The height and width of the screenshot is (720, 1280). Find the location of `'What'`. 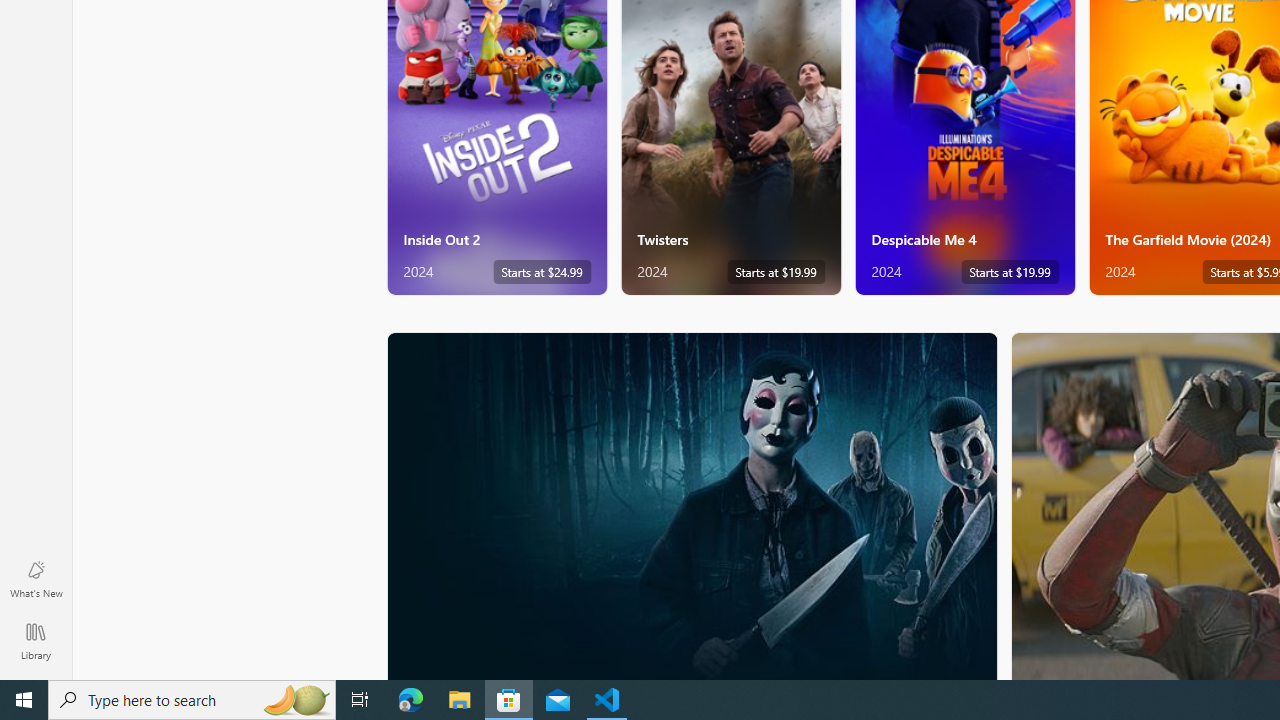

'What' is located at coordinates (35, 578).